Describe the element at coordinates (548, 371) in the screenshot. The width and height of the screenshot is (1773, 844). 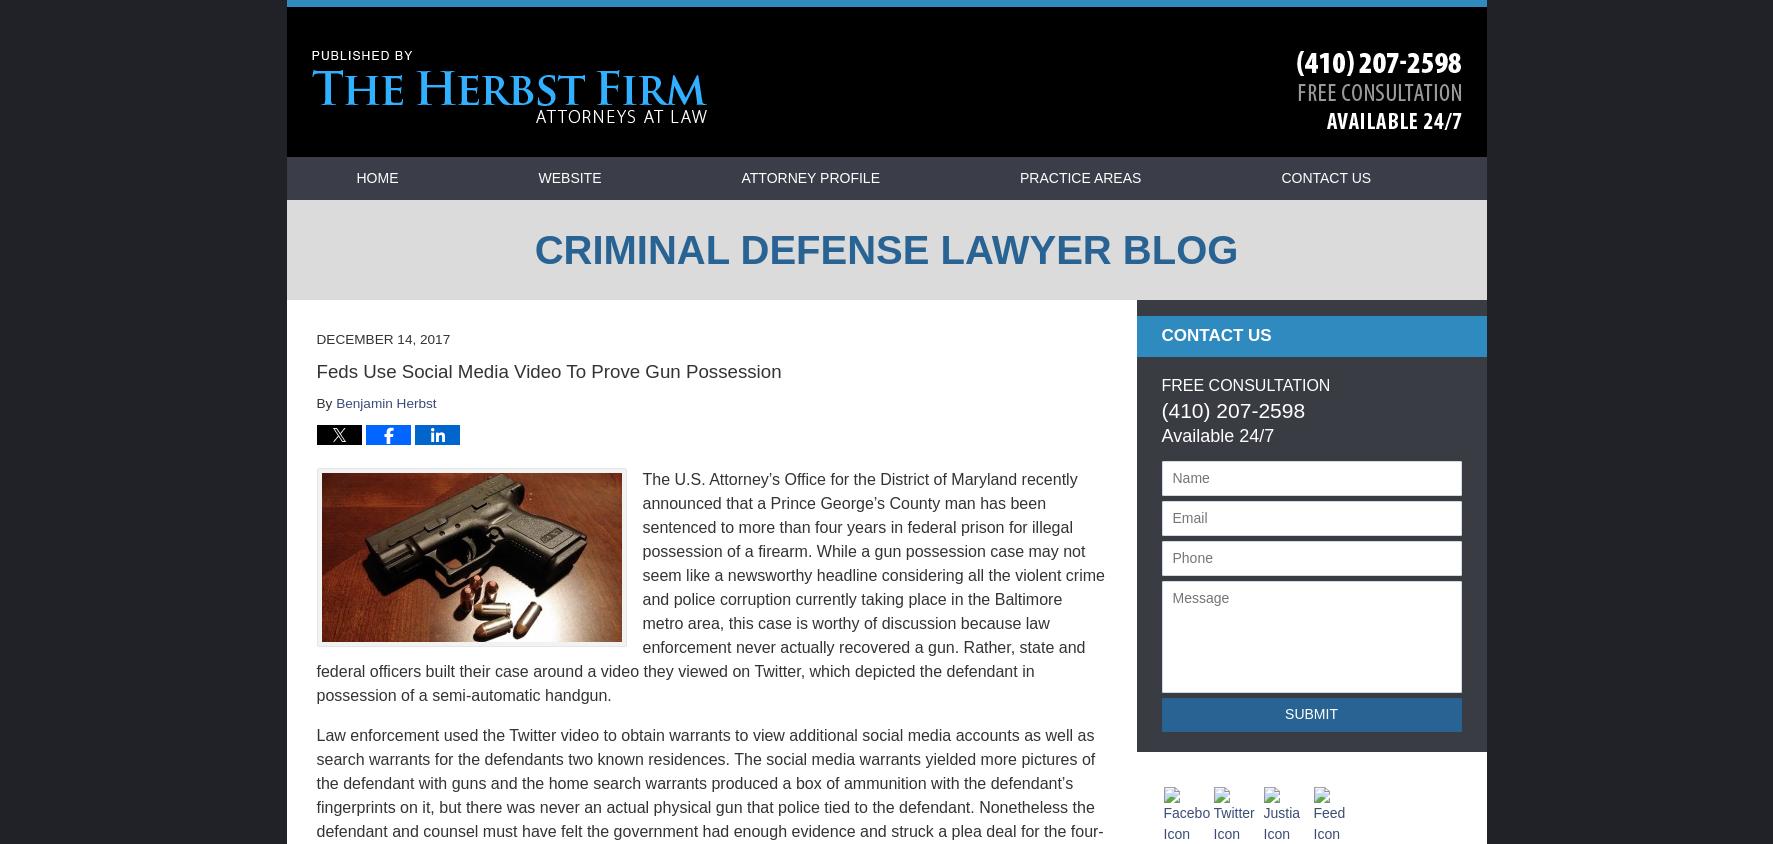
I see `'Feds Use Social Media Video To Prove Gun Possession'` at that location.